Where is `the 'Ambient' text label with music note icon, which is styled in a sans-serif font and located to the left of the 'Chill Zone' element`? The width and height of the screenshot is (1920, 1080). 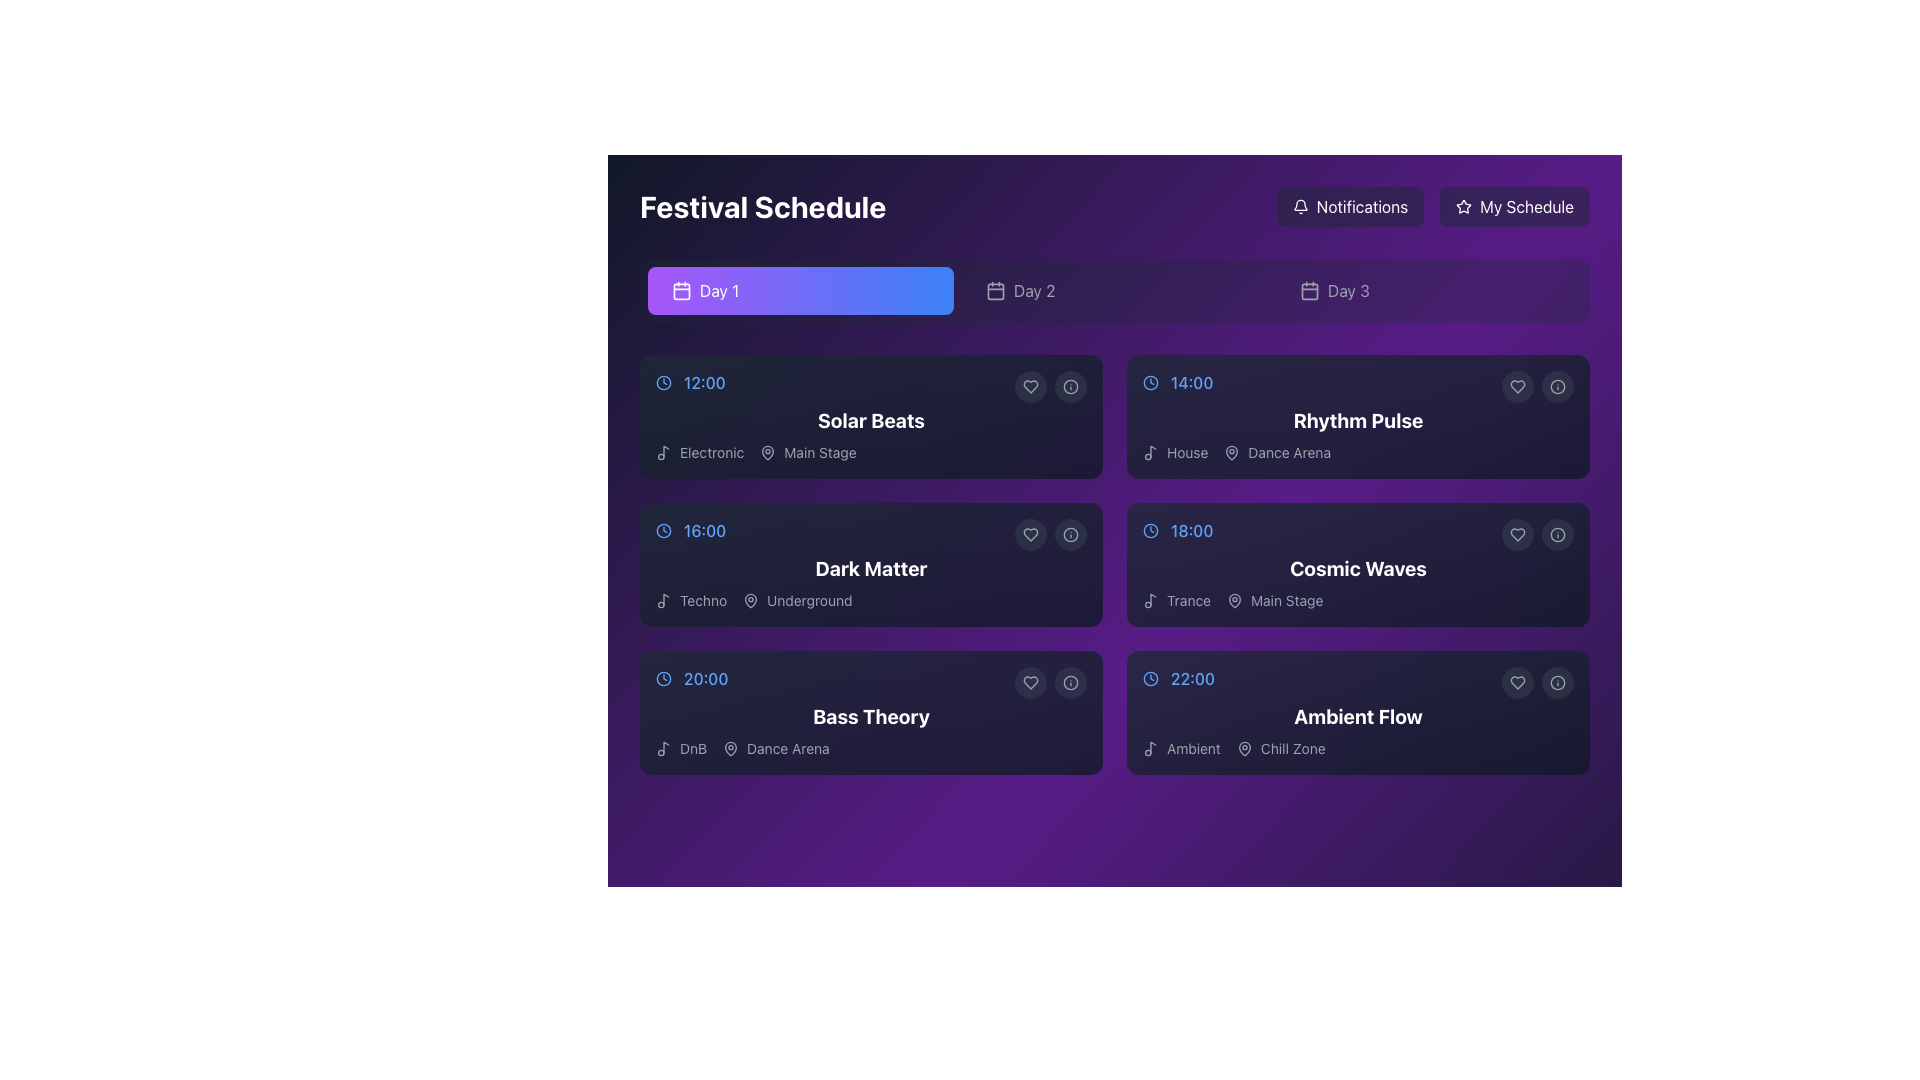
the 'Ambient' text label with music note icon, which is styled in a sans-serif font and located to the left of the 'Chill Zone' element is located at coordinates (1181, 748).